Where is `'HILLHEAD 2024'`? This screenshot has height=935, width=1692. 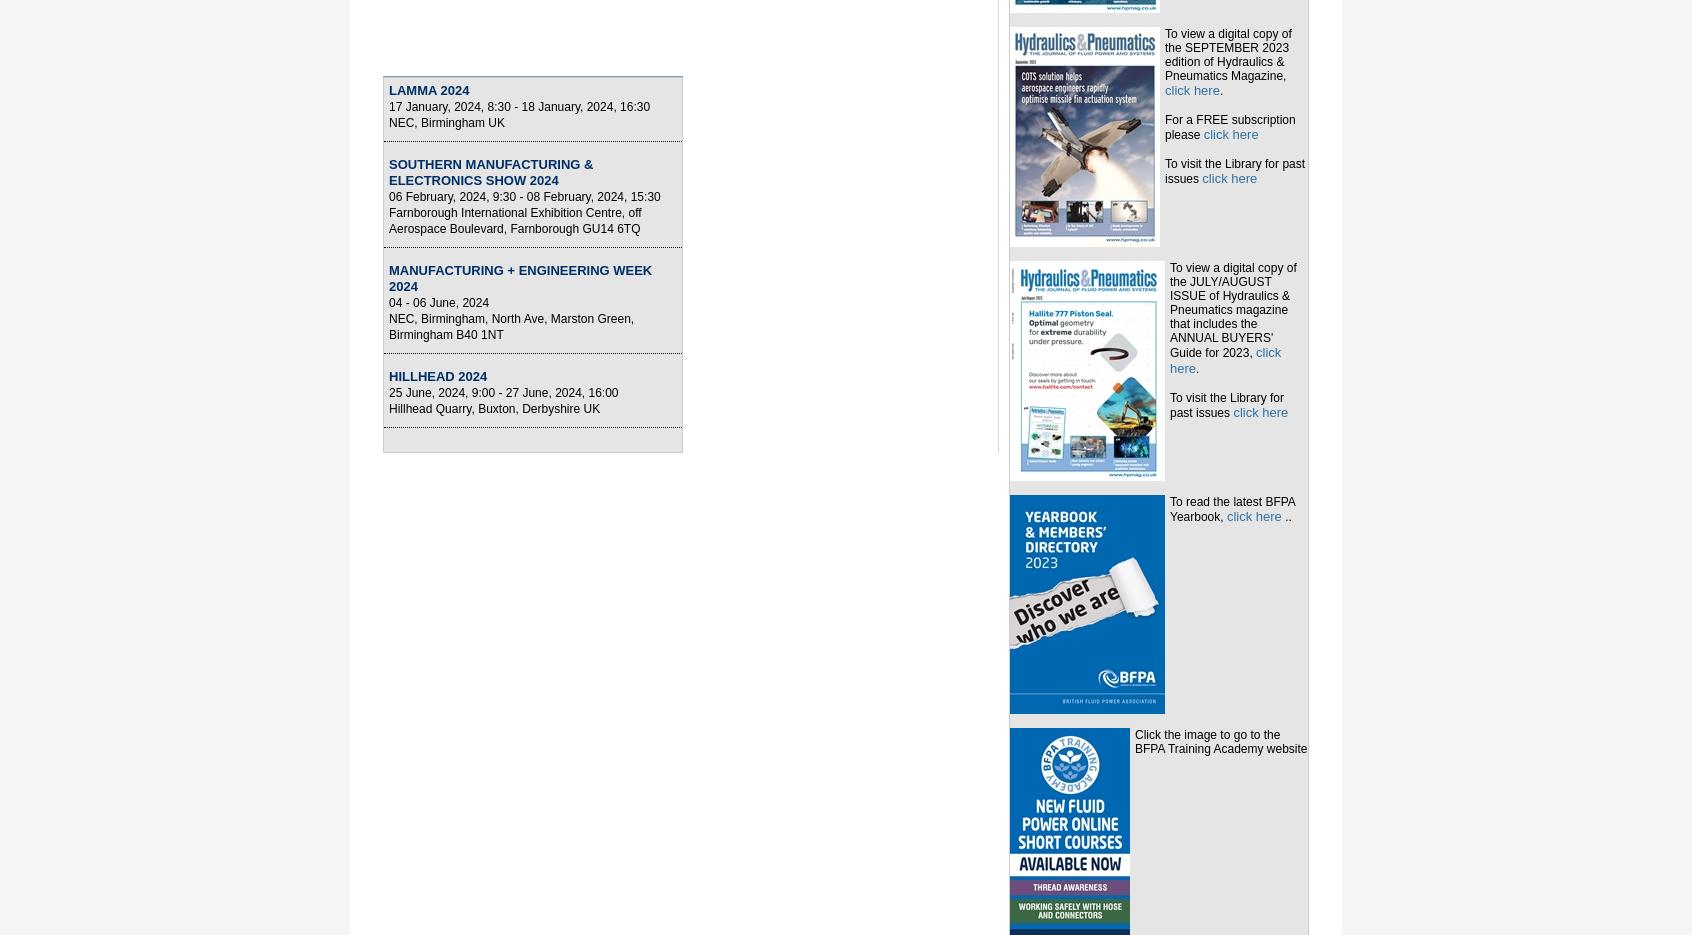 'HILLHEAD 2024' is located at coordinates (437, 375).